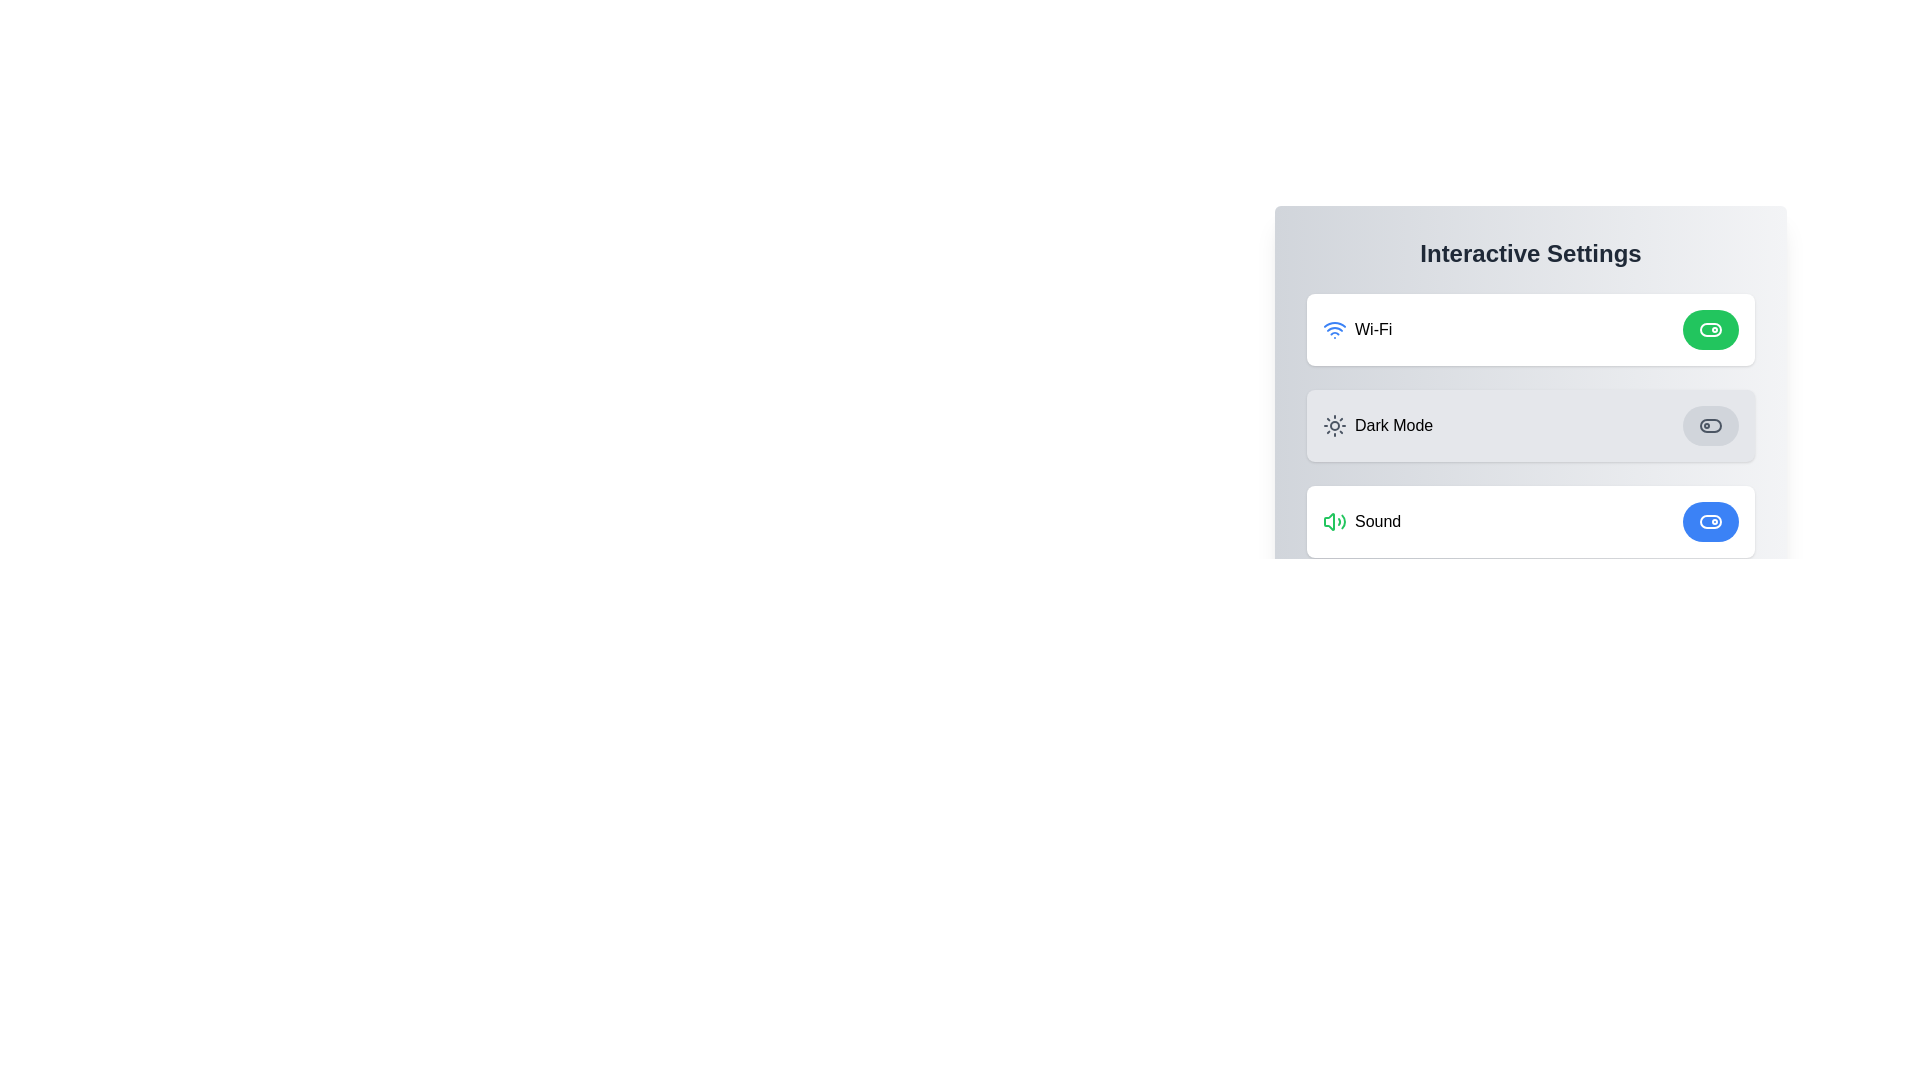 Image resolution: width=1920 pixels, height=1080 pixels. Describe the element at coordinates (1334, 323) in the screenshot. I see `the second arc of the Wi-Fi signal icon, which visually indicates connectivity` at that location.